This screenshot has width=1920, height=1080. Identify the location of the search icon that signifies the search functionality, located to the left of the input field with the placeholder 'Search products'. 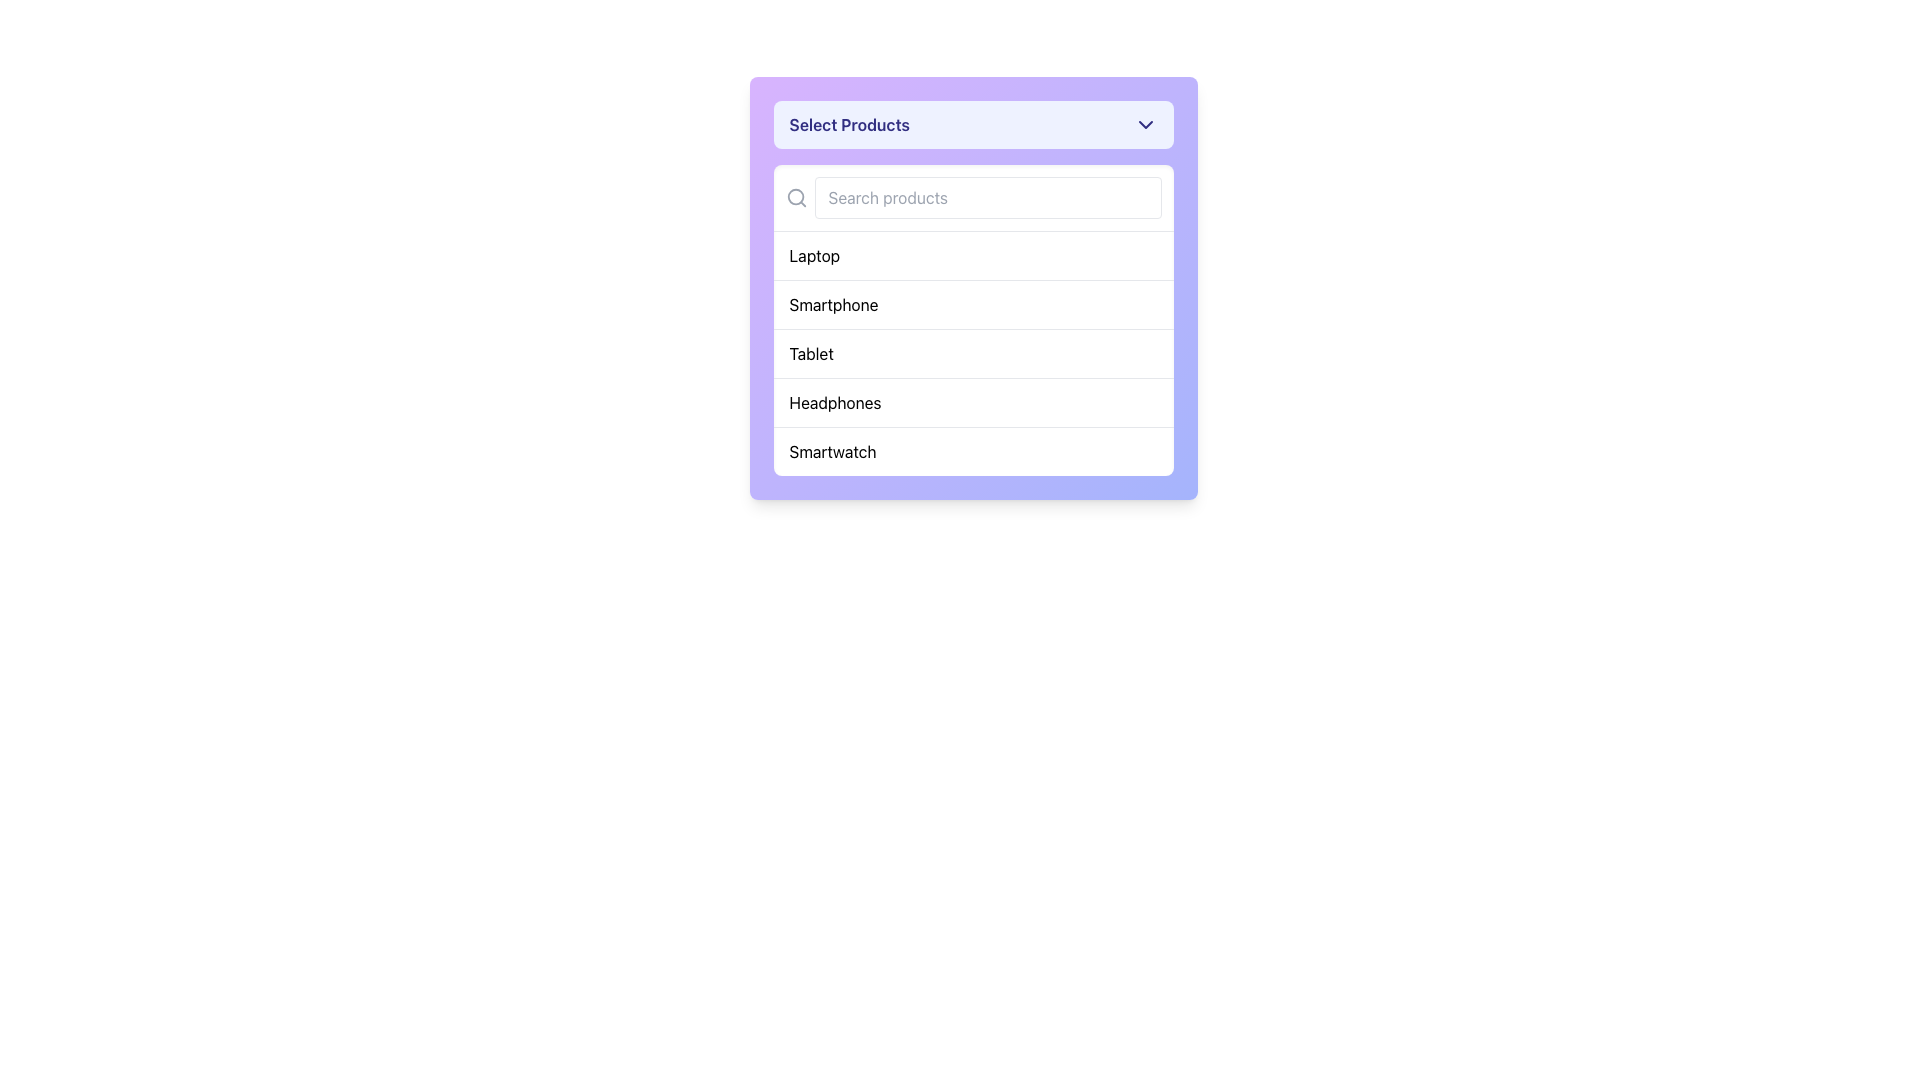
(795, 197).